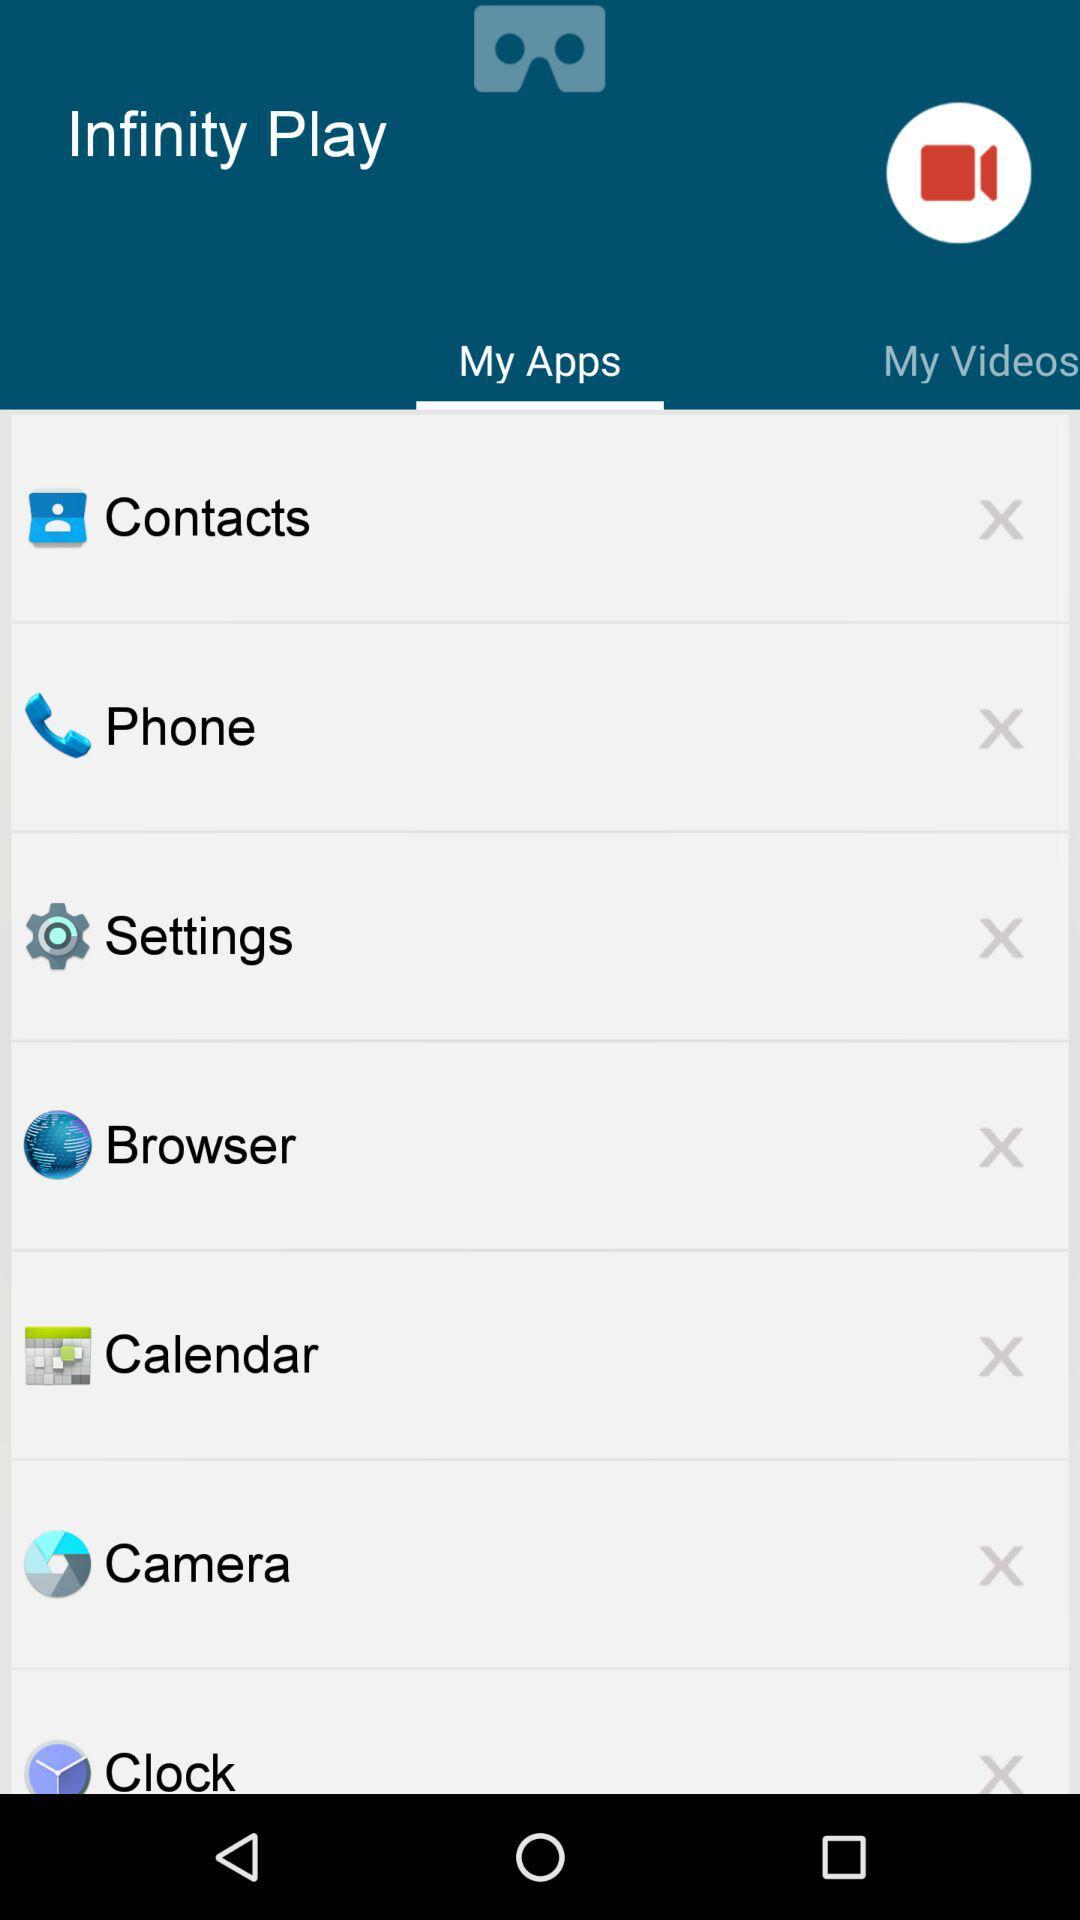 This screenshot has width=1080, height=1920. What do you see at coordinates (56, 725) in the screenshot?
I see `number dialing` at bounding box center [56, 725].